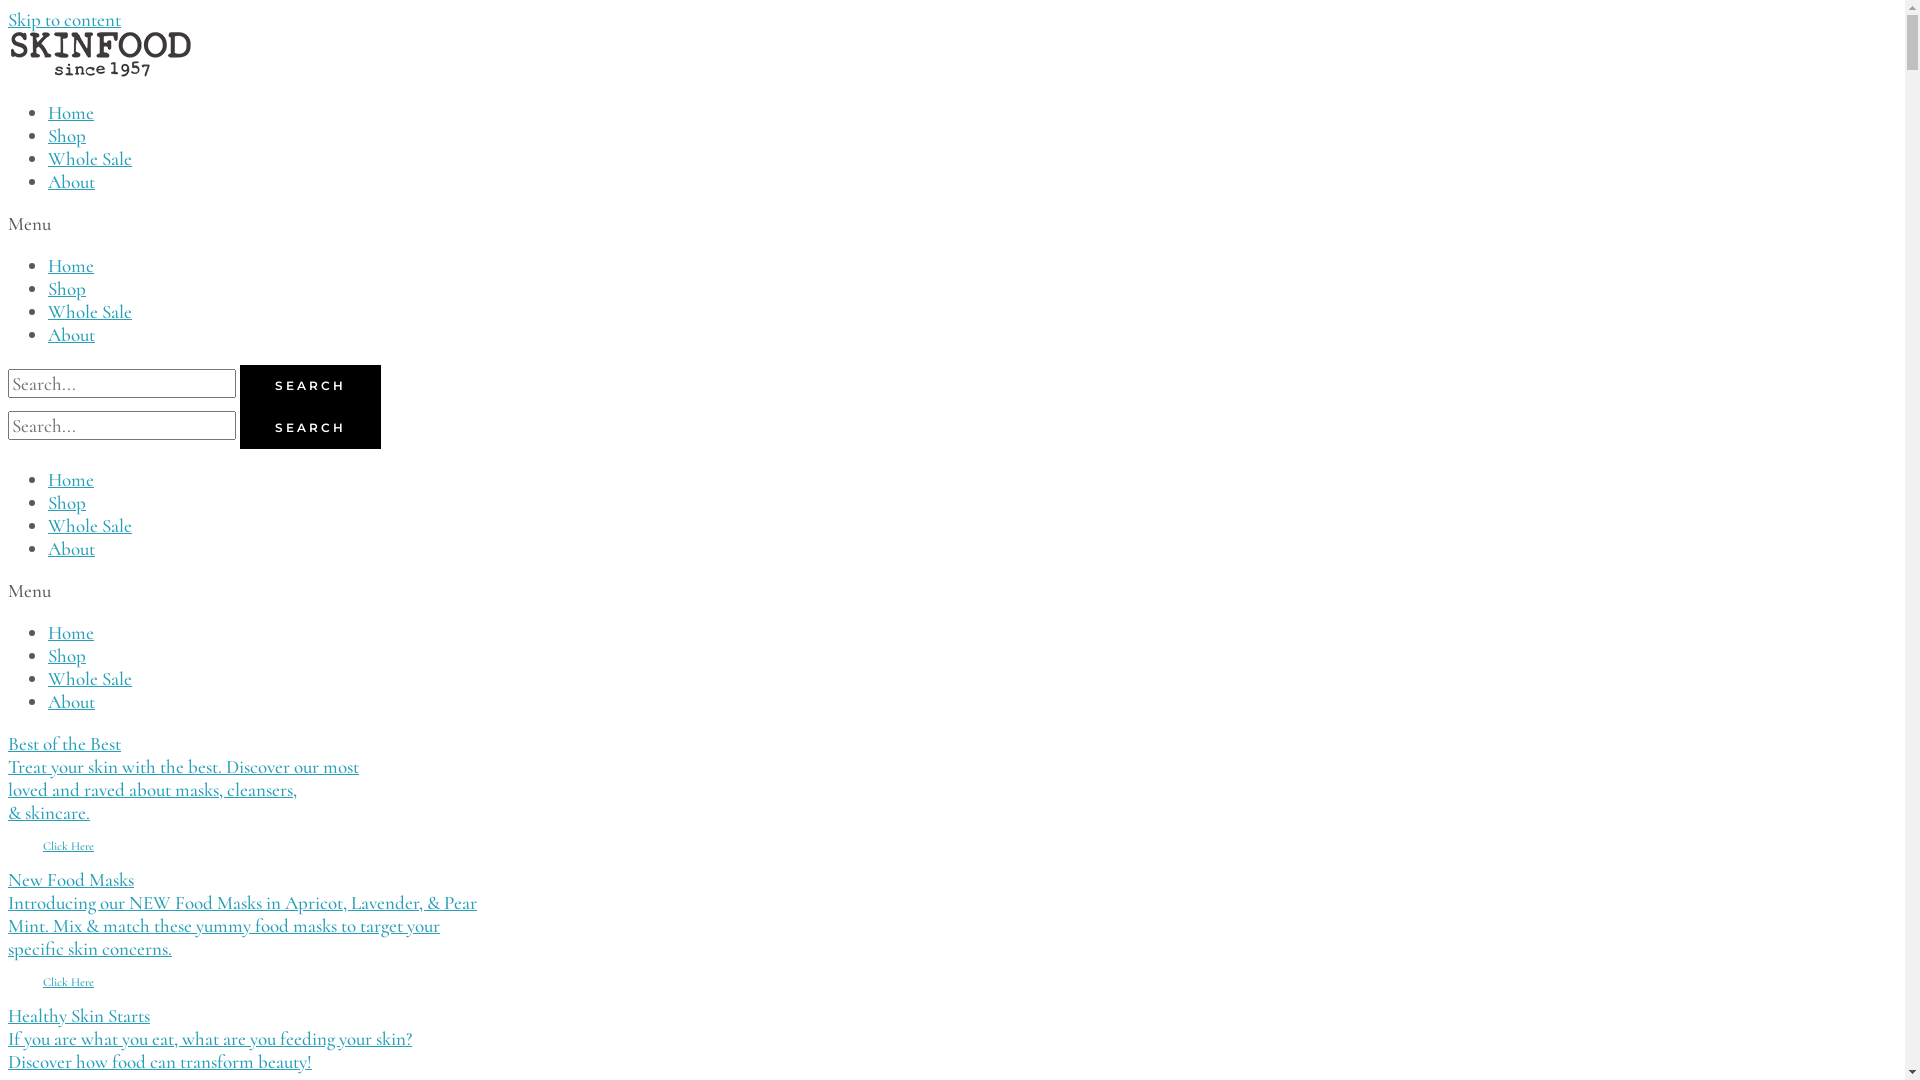 The image size is (1920, 1080). I want to click on 'About', so click(71, 333).